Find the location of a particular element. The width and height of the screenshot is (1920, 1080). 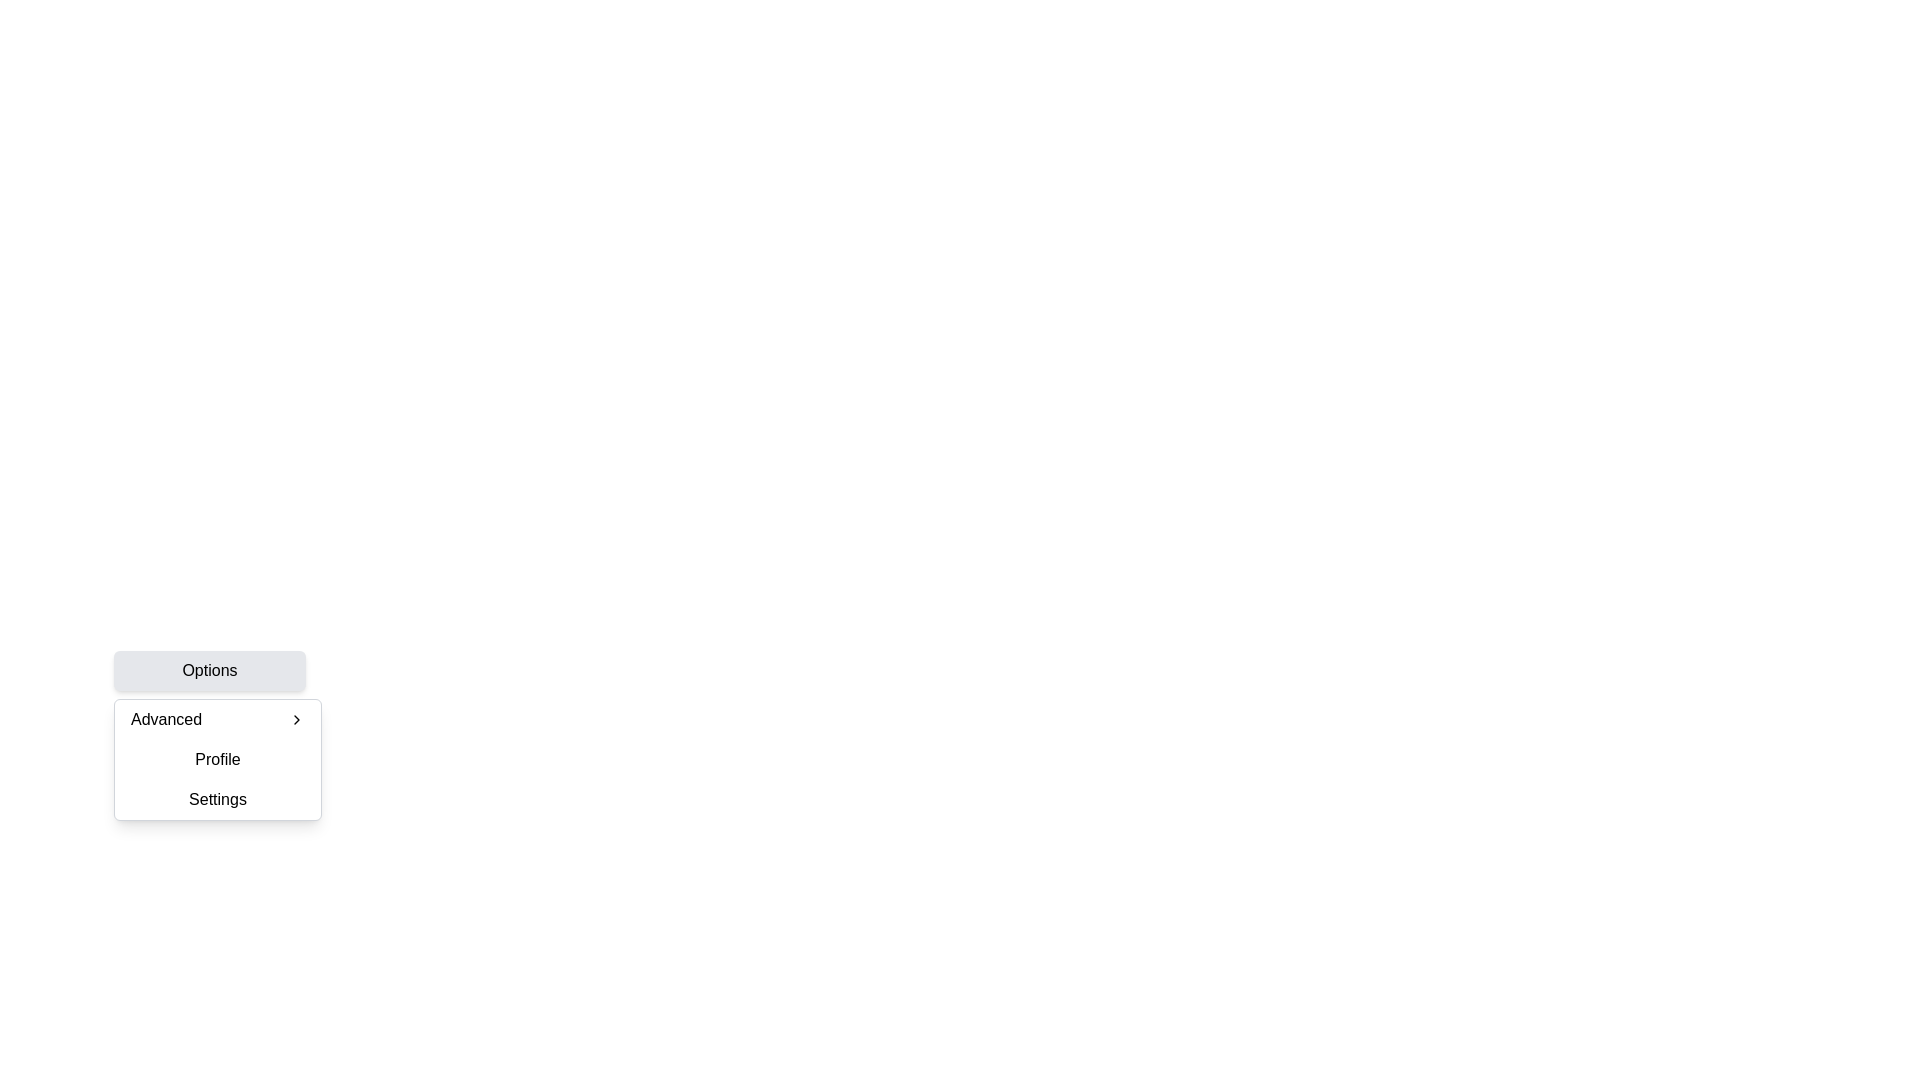

the 'Settings' button in the vertical menu is located at coordinates (217, 798).